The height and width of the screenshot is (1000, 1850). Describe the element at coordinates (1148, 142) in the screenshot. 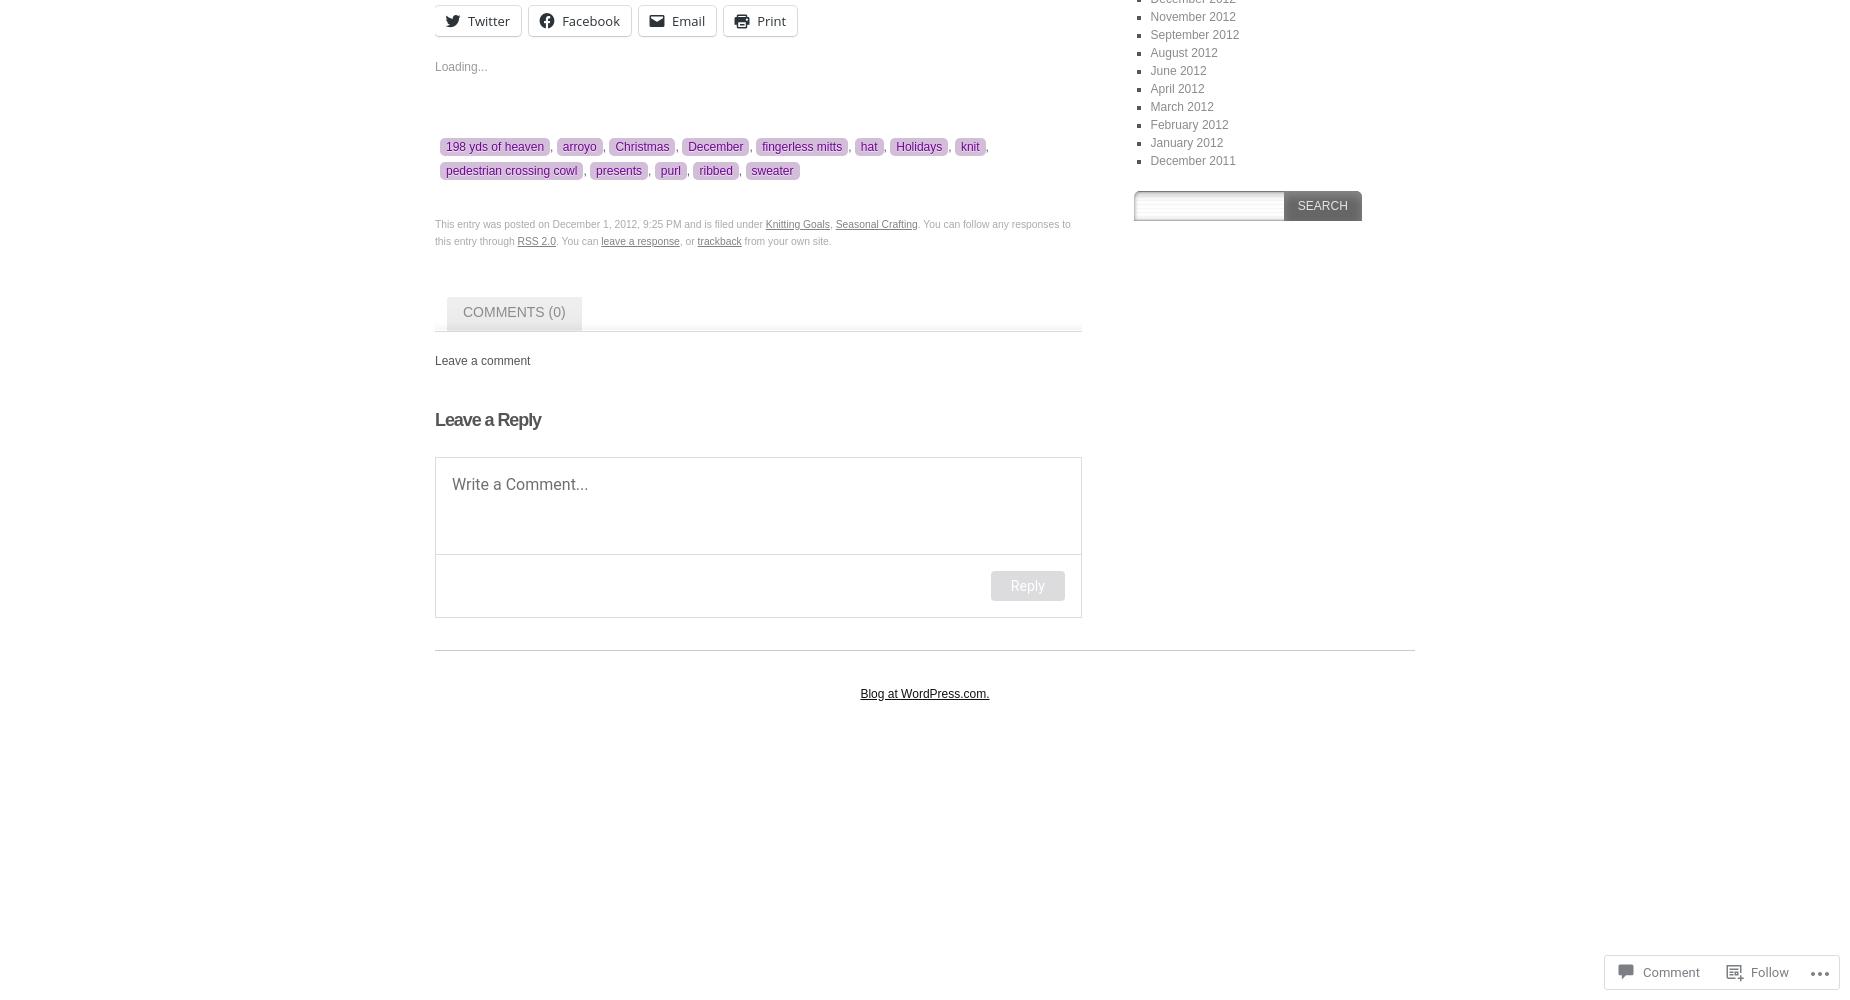

I see `'January 2012'` at that location.